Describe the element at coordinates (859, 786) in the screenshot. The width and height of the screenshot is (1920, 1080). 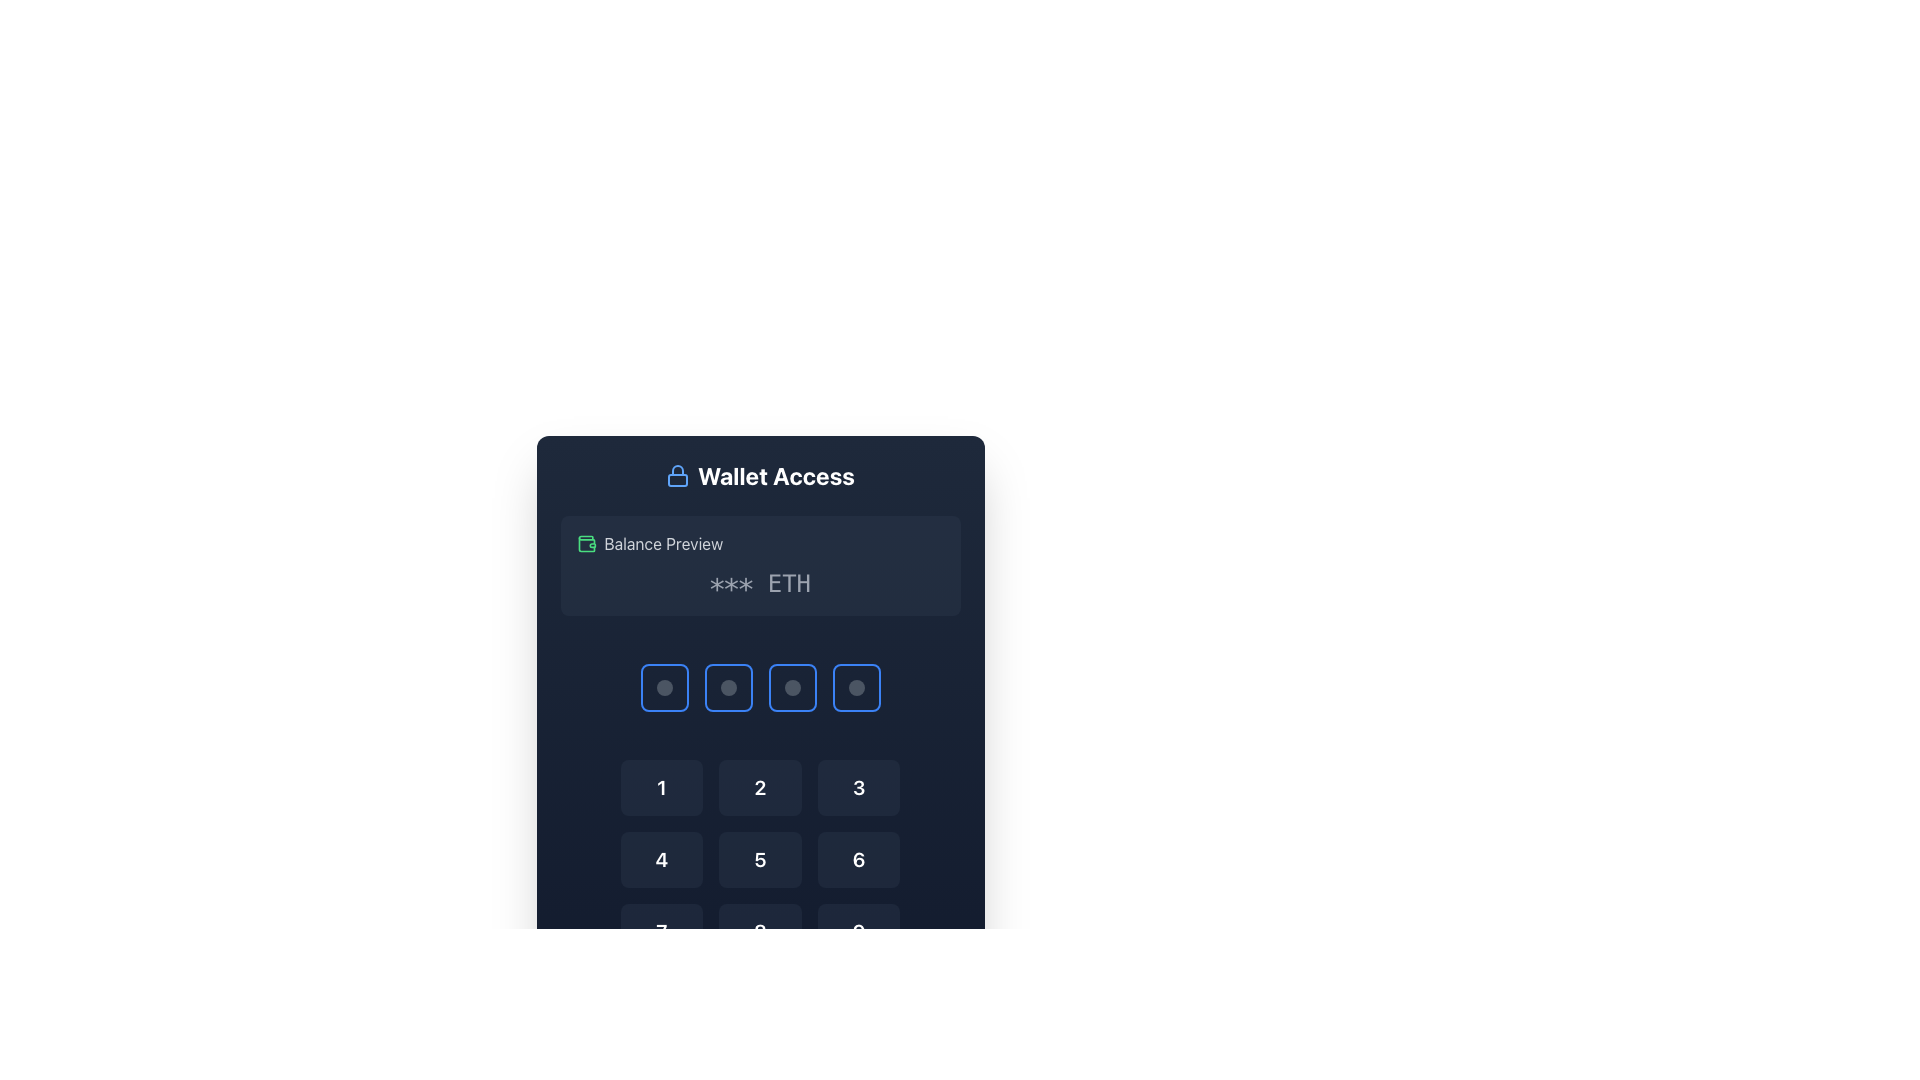
I see `the button representing the digit '3' in the top row, third column of the numerical keypad under 'Wallet Access' to input the number '3'` at that location.